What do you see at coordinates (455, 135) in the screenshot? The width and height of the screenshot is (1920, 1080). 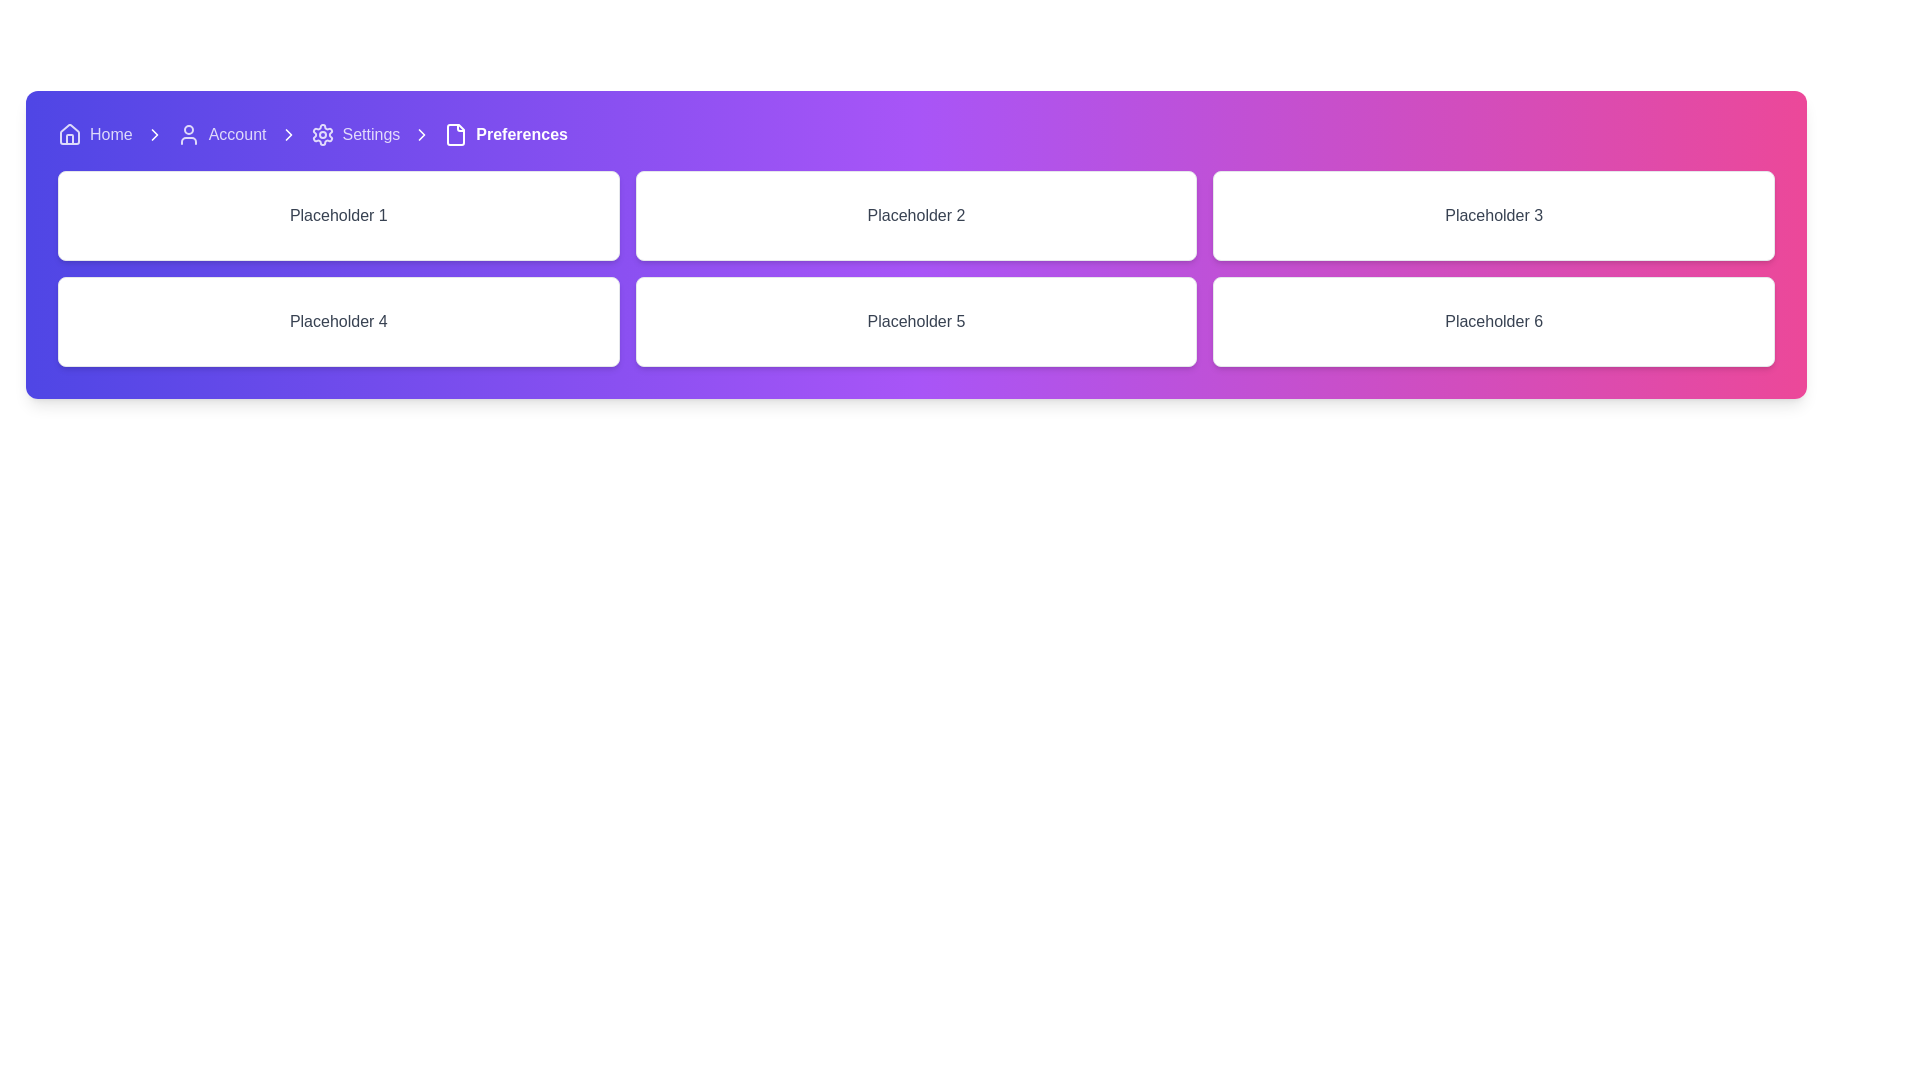 I see `the icon representing the 'Preferences' or 'Settings' page in the breadcrumb navigation bar` at bounding box center [455, 135].